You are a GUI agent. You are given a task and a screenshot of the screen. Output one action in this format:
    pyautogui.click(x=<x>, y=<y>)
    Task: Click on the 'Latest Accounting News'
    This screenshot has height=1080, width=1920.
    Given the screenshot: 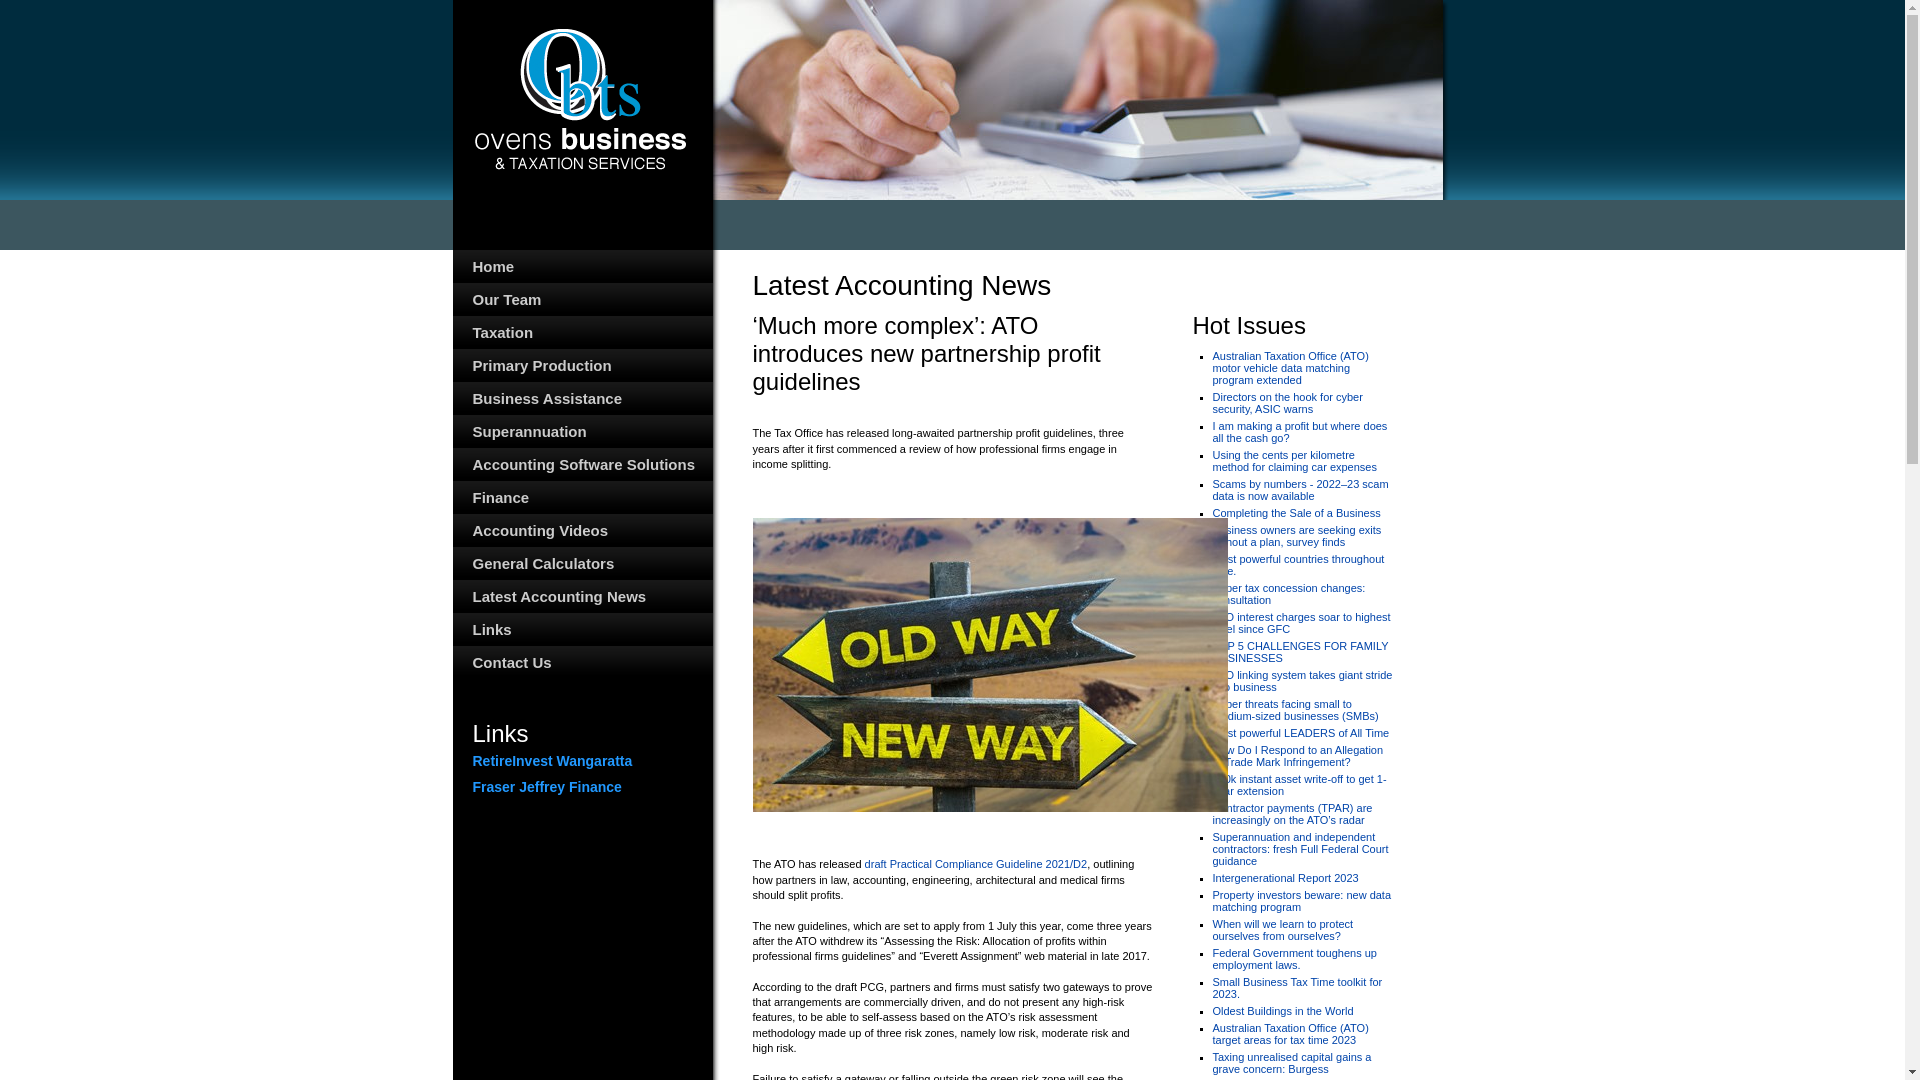 What is the action you would take?
    pyautogui.click(x=580, y=595)
    